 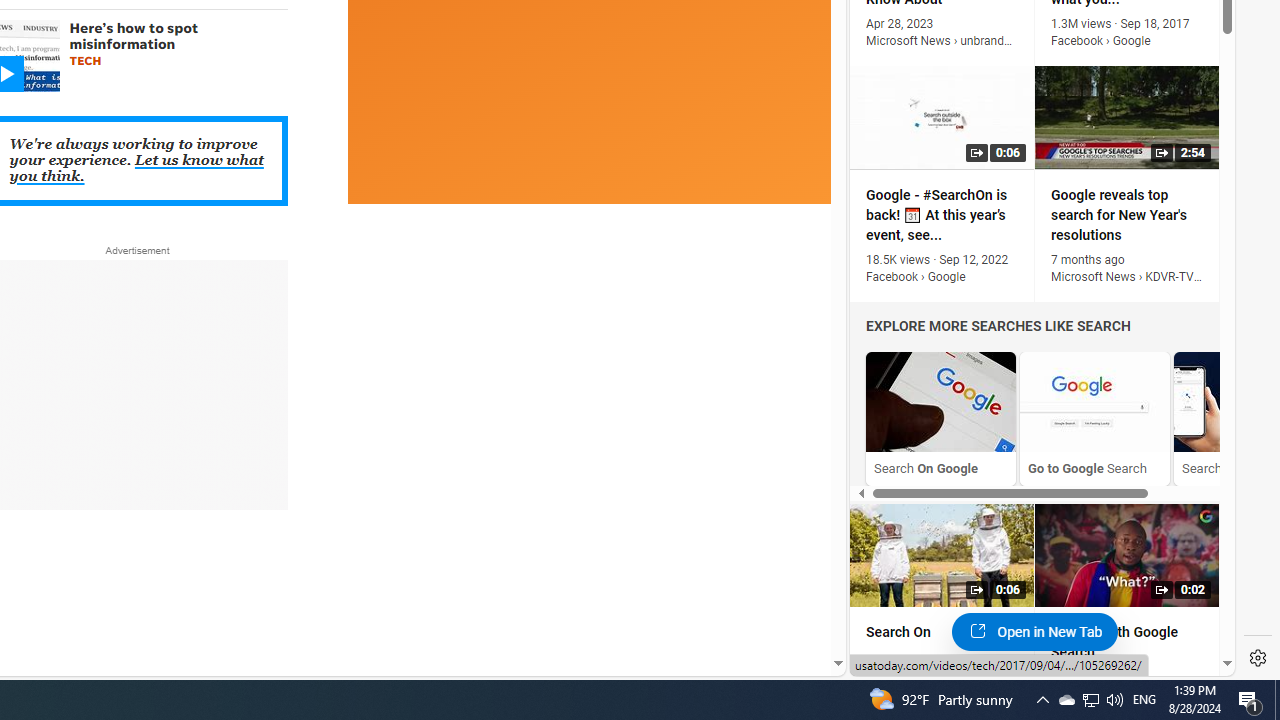 What do you see at coordinates (1094, 417) in the screenshot?
I see `'Go to Google Search'` at bounding box center [1094, 417].